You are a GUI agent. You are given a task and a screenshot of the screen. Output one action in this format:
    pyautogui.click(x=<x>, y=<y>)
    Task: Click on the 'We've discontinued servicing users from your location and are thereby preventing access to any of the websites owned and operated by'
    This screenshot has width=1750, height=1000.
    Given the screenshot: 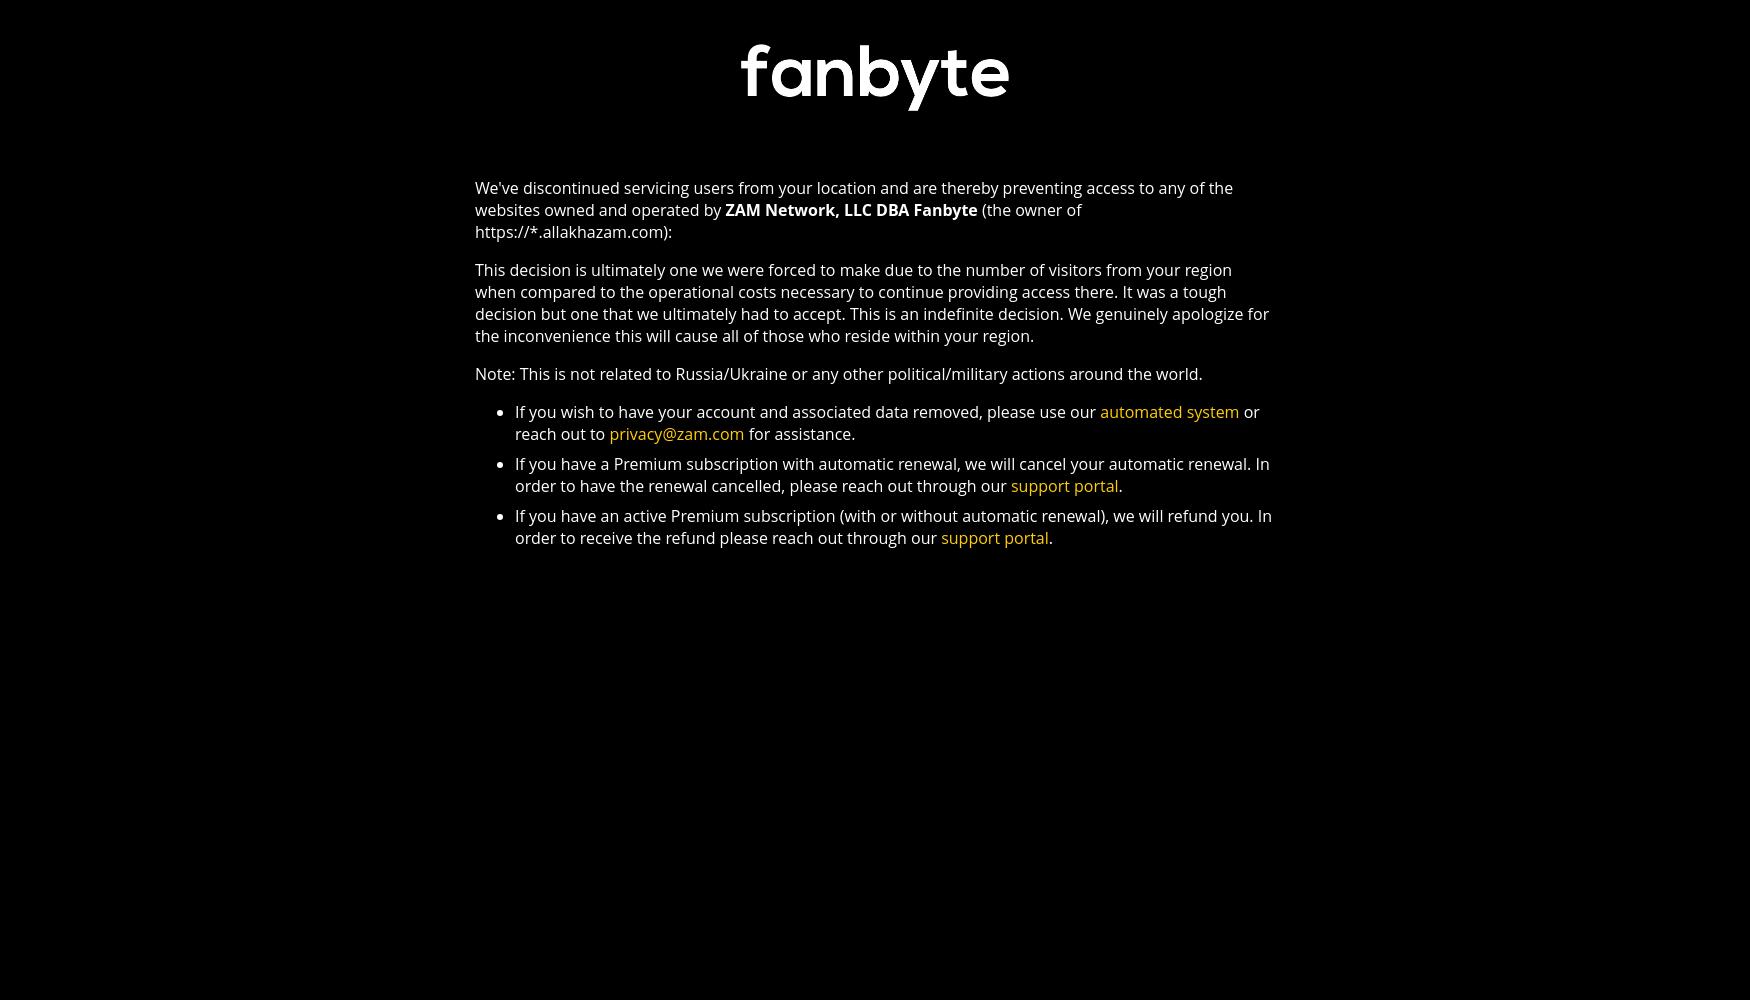 What is the action you would take?
    pyautogui.click(x=854, y=197)
    